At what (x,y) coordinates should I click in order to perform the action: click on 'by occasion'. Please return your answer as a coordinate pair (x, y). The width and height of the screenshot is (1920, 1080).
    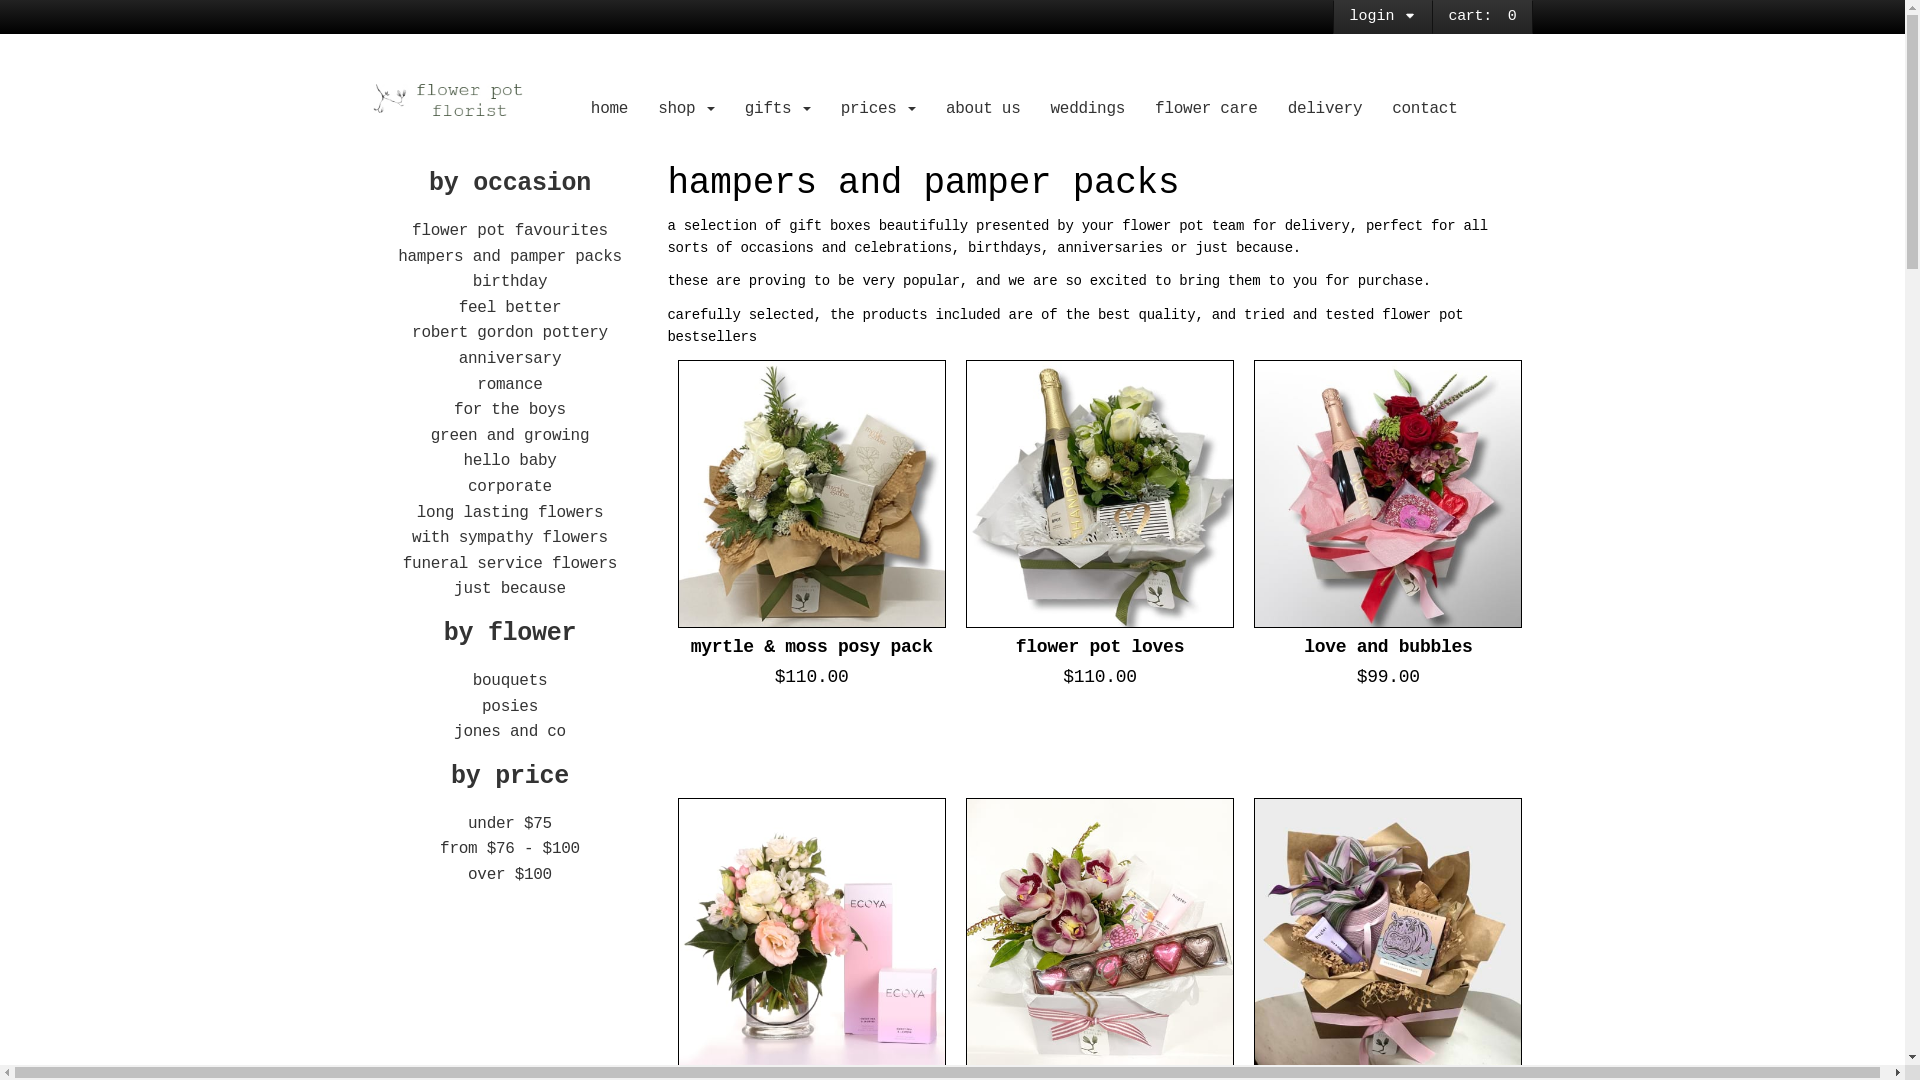
    Looking at the image, I should click on (509, 183).